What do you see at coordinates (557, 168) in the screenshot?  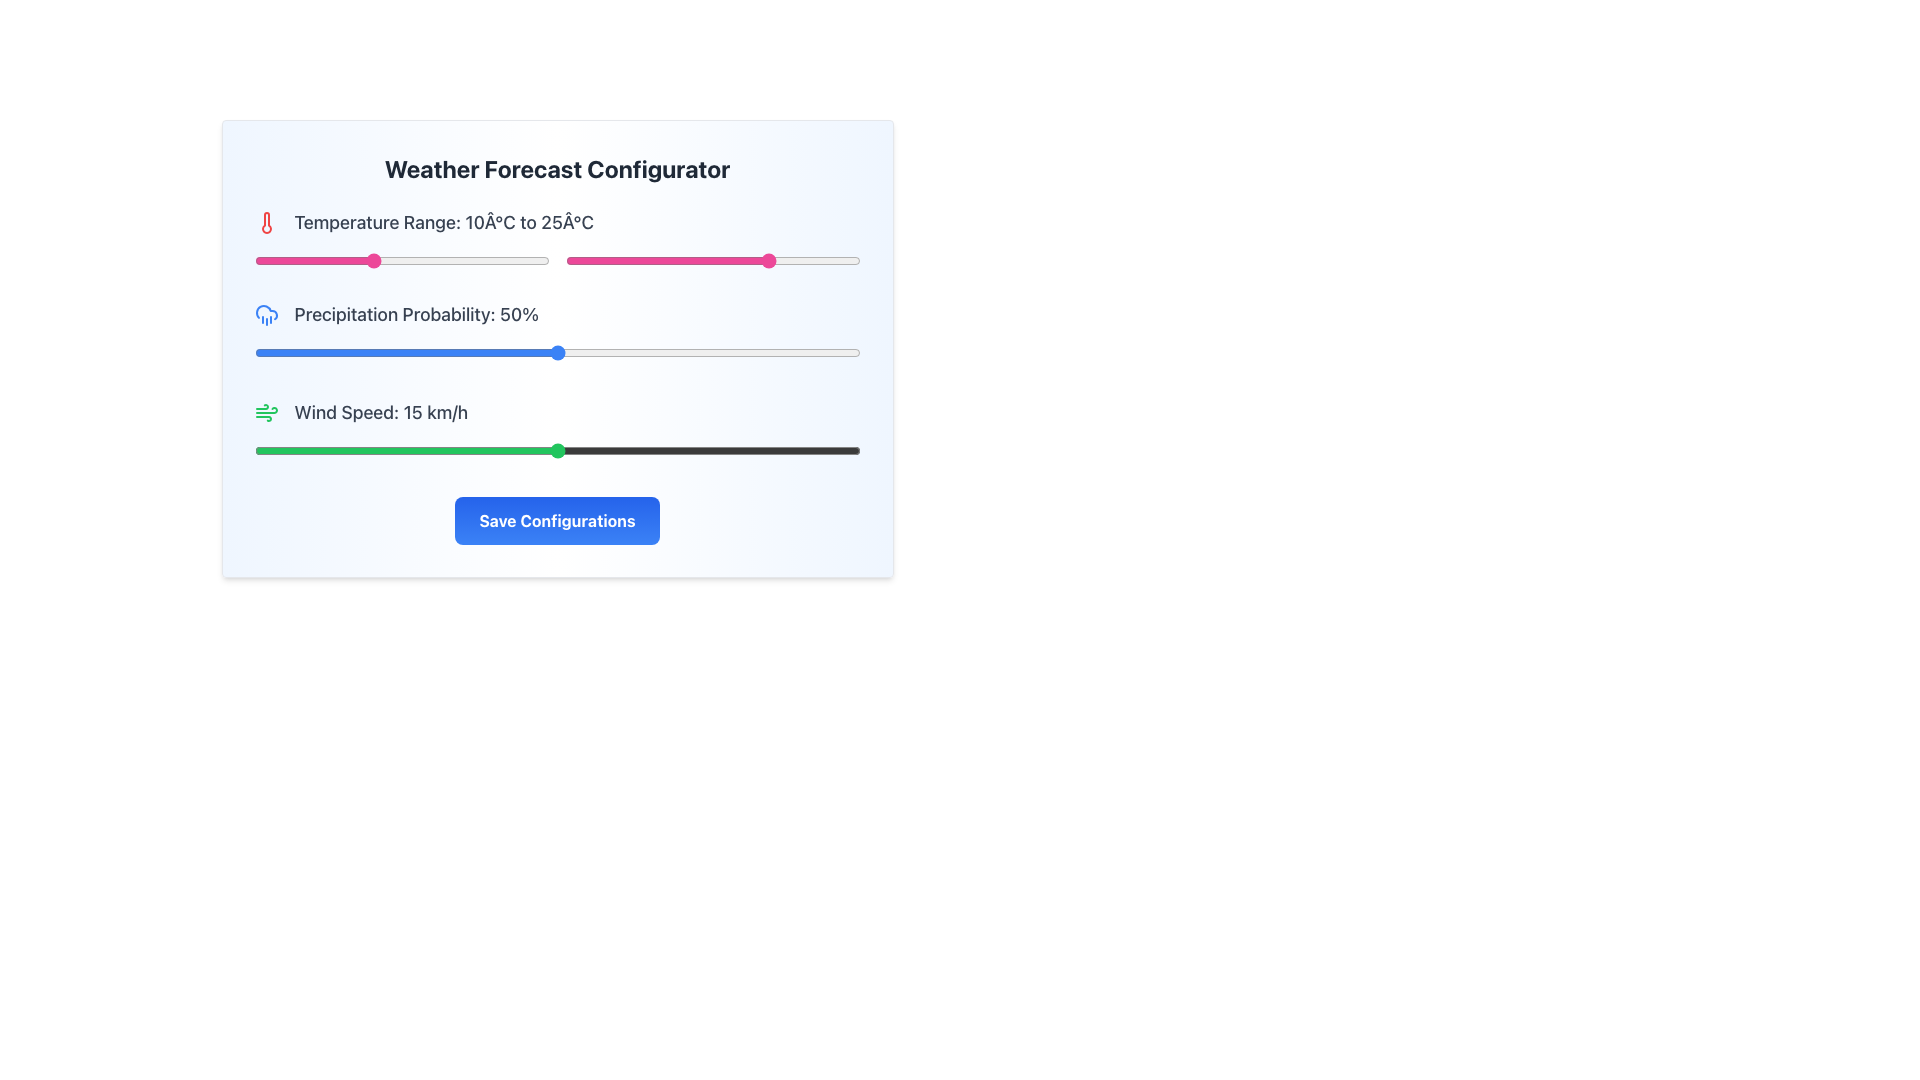 I see `the Header text element that serves as the title of the configurator card, positioned centrally at the top above the temperature range settings` at bounding box center [557, 168].